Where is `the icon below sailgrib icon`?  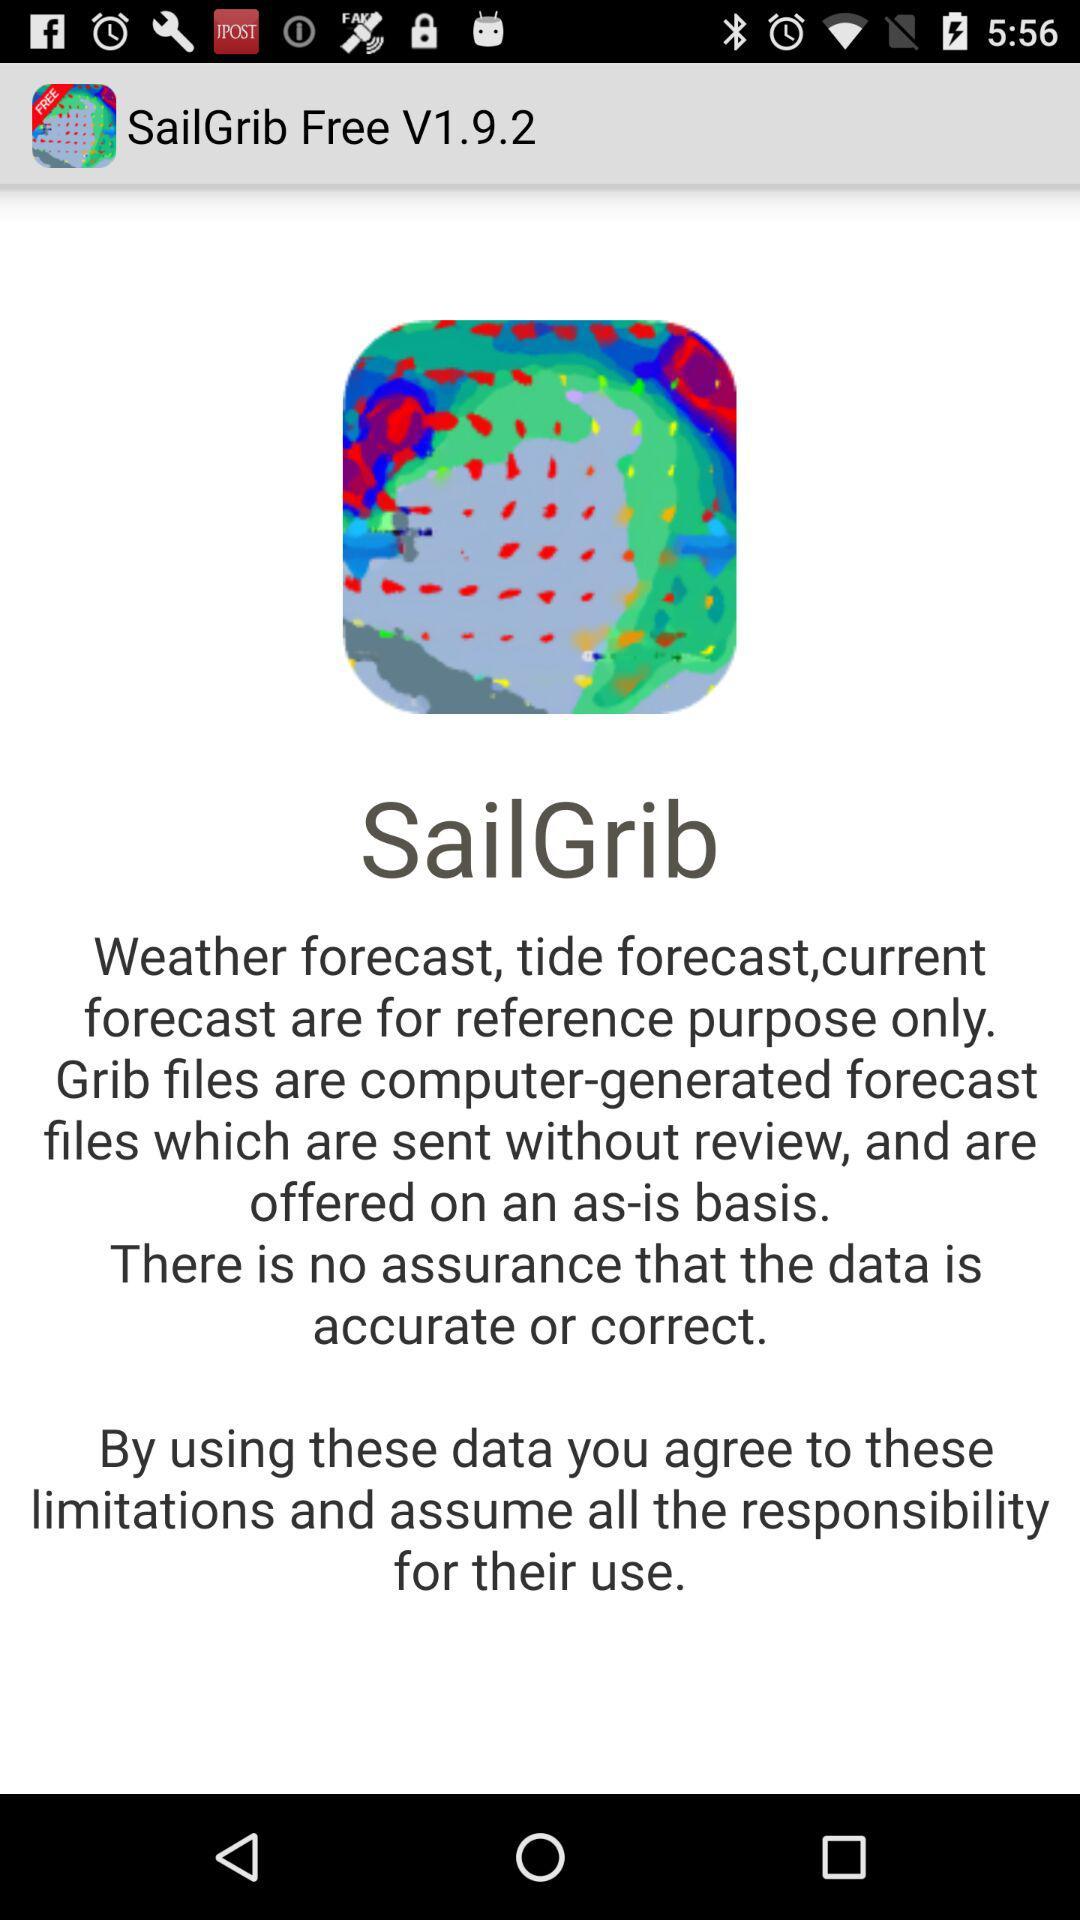 the icon below sailgrib icon is located at coordinates (540, 1260).